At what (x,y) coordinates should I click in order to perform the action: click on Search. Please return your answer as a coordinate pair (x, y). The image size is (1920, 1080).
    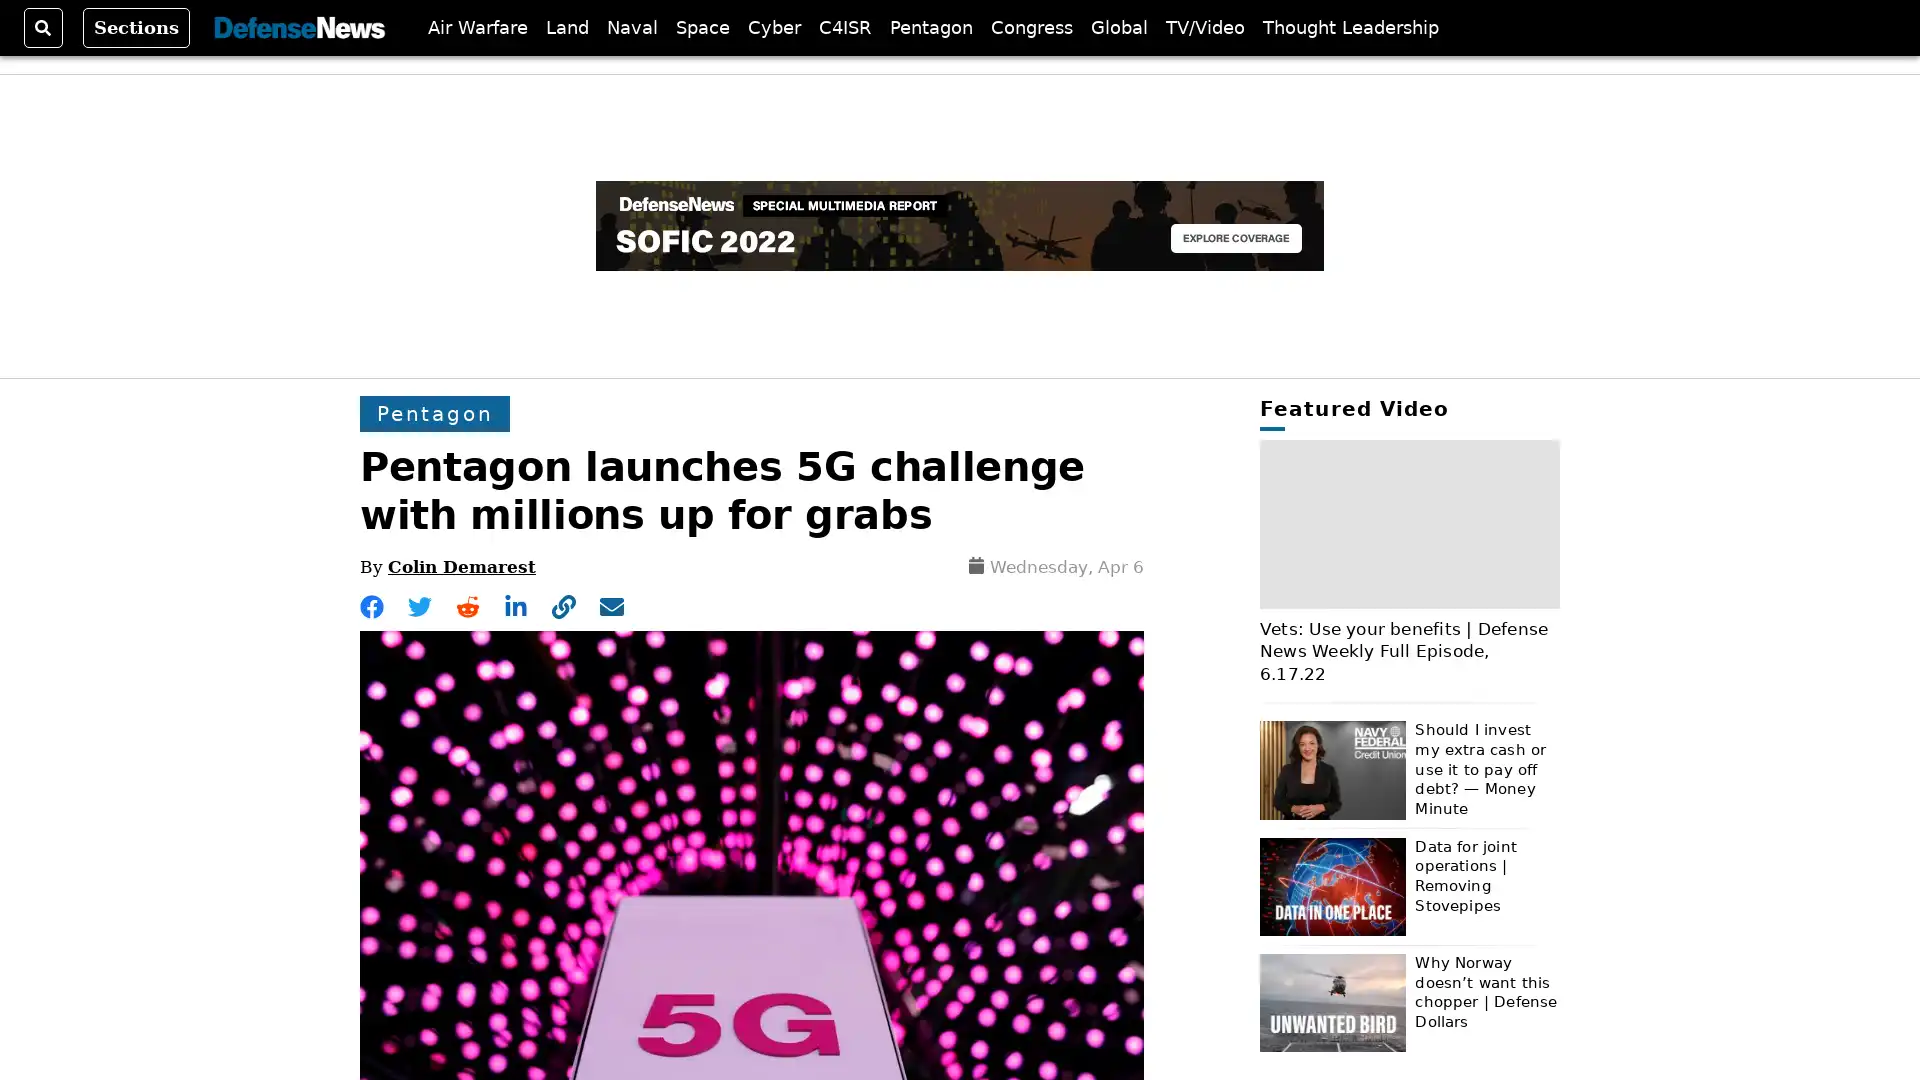
    Looking at the image, I should click on (43, 27).